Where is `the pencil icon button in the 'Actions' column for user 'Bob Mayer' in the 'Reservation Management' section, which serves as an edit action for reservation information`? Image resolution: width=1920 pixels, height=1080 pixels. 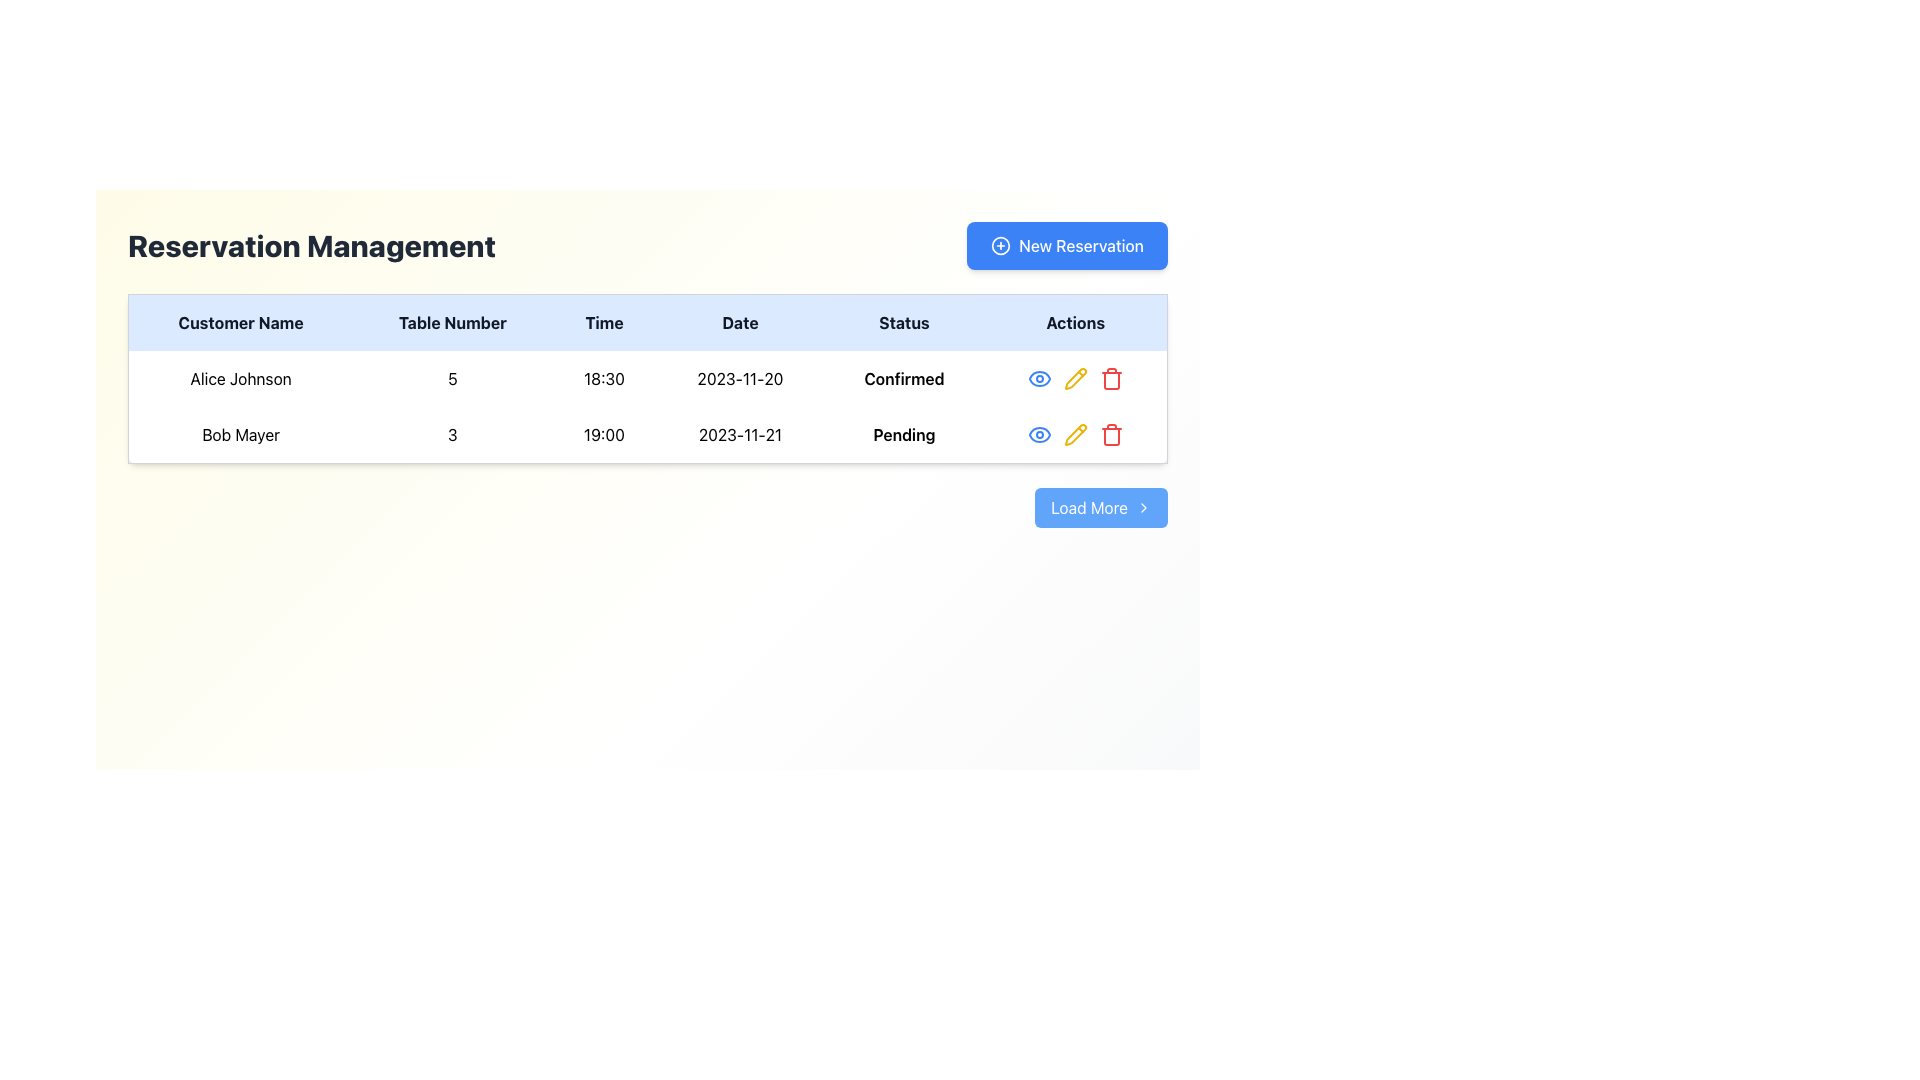 the pencil icon button in the 'Actions' column for user 'Bob Mayer' in the 'Reservation Management' section, which serves as an edit action for reservation information is located at coordinates (1074, 434).